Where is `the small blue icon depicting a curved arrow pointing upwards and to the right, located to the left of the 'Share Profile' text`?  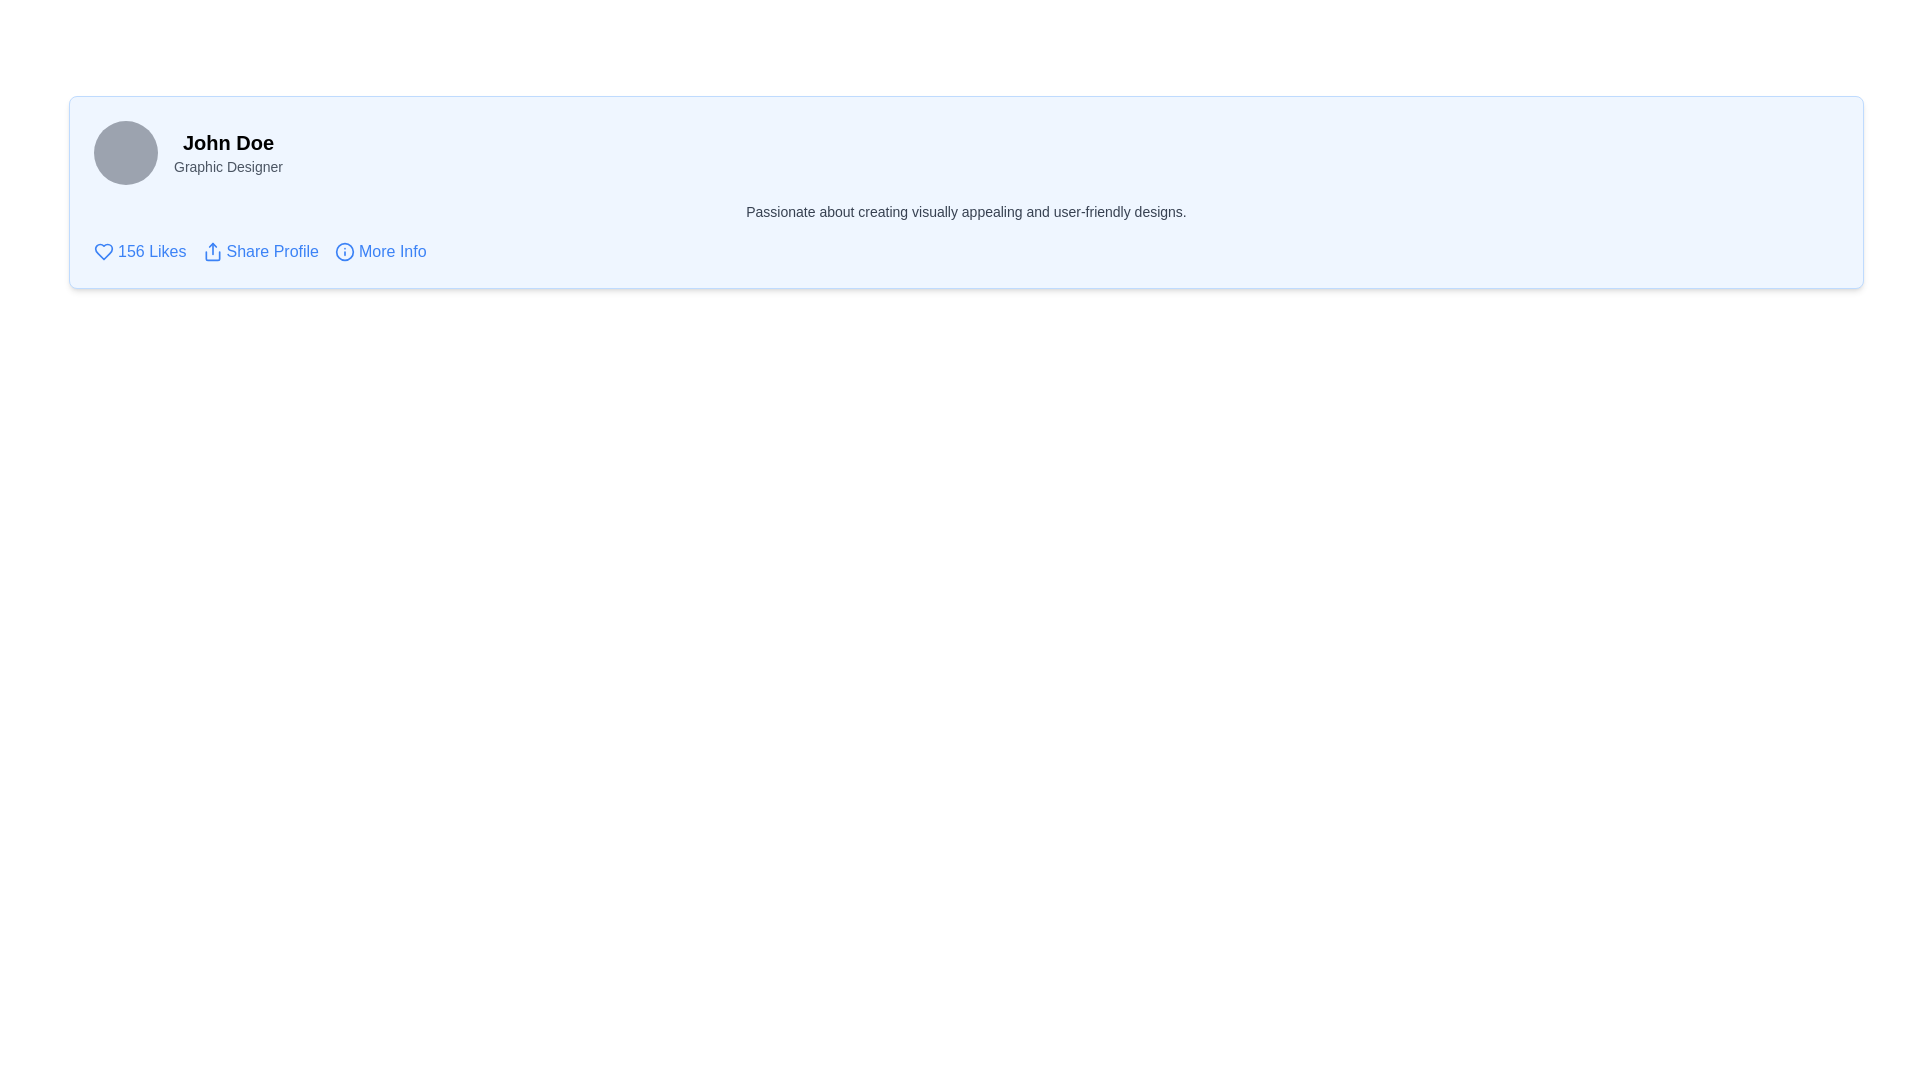 the small blue icon depicting a curved arrow pointing upwards and to the right, located to the left of the 'Share Profile' text is located at coordinates (212, 250).